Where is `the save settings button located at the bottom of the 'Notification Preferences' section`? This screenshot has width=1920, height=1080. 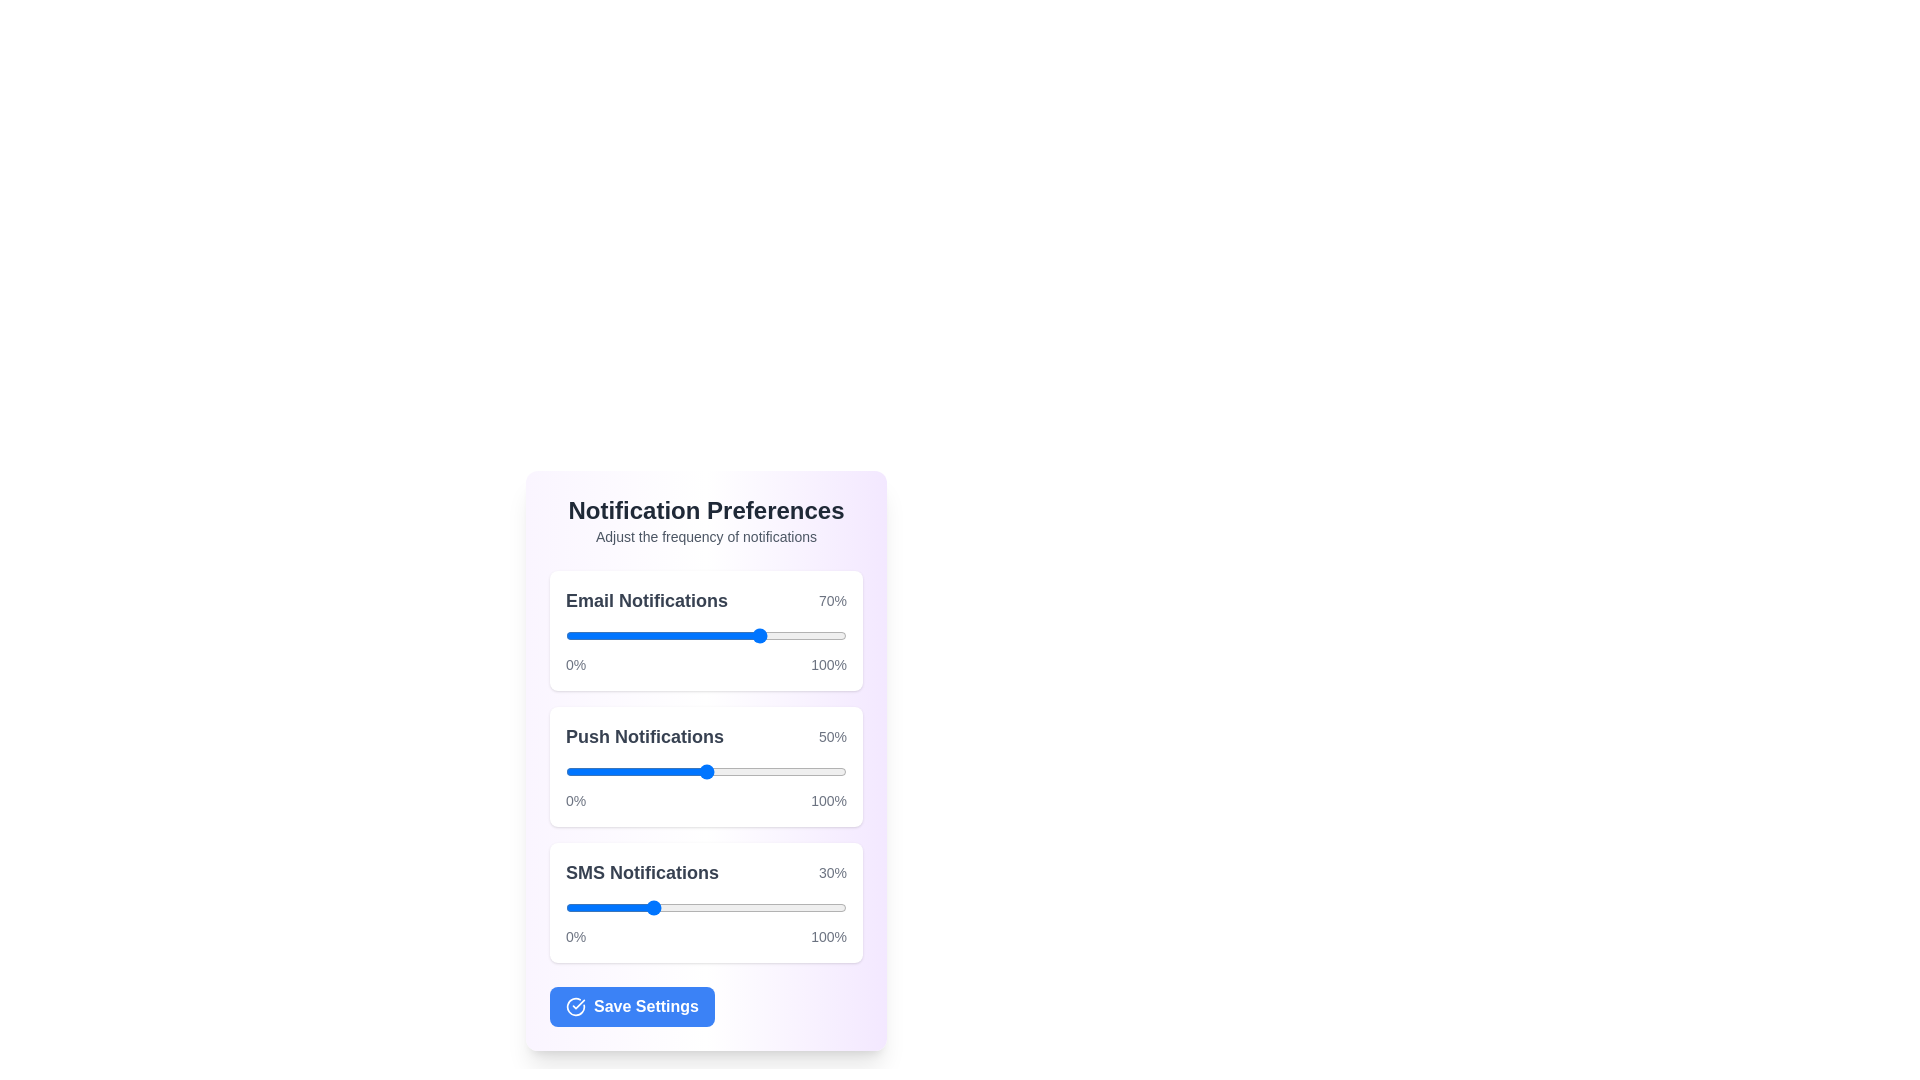 the save settings button located at the bottom of the 'Notification Preferences' section is located at coordinates (631, 1006).